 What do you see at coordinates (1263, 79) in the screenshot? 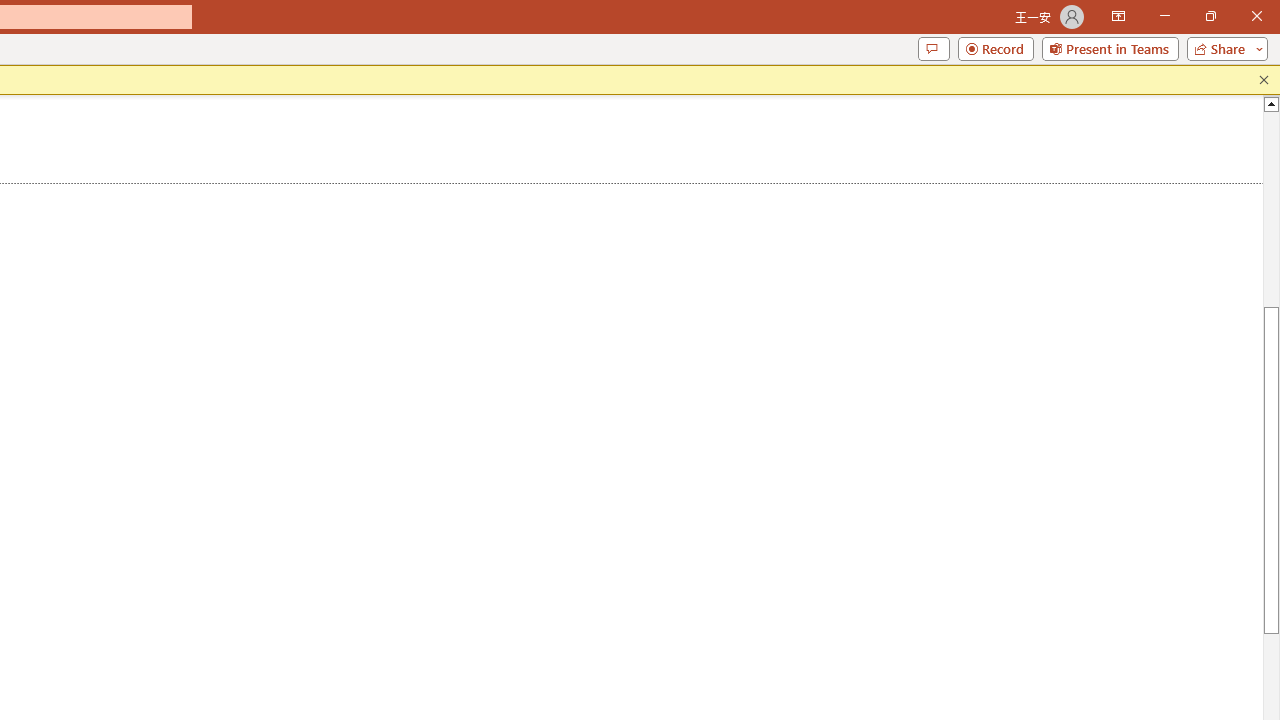
I see `'Close this message'` at bounding box center [1263, 79].